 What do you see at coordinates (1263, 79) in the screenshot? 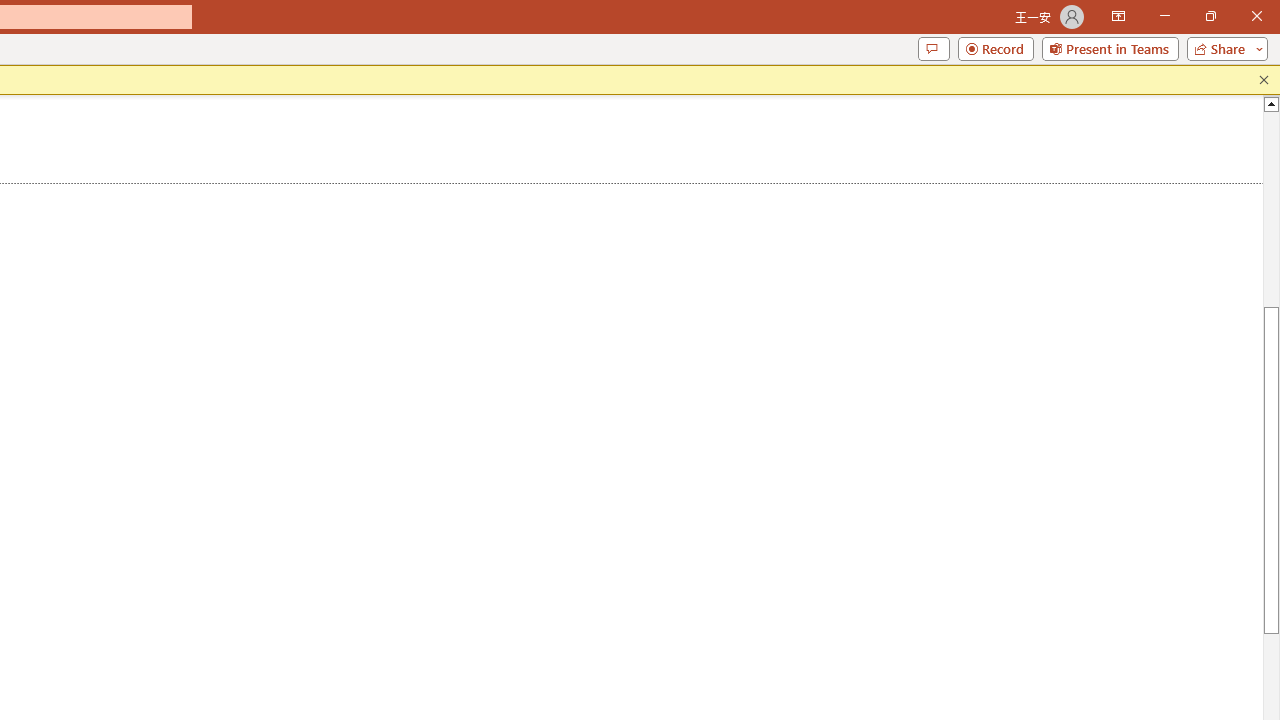
I see `'Close this message'` at bounding box center [1263, 79].